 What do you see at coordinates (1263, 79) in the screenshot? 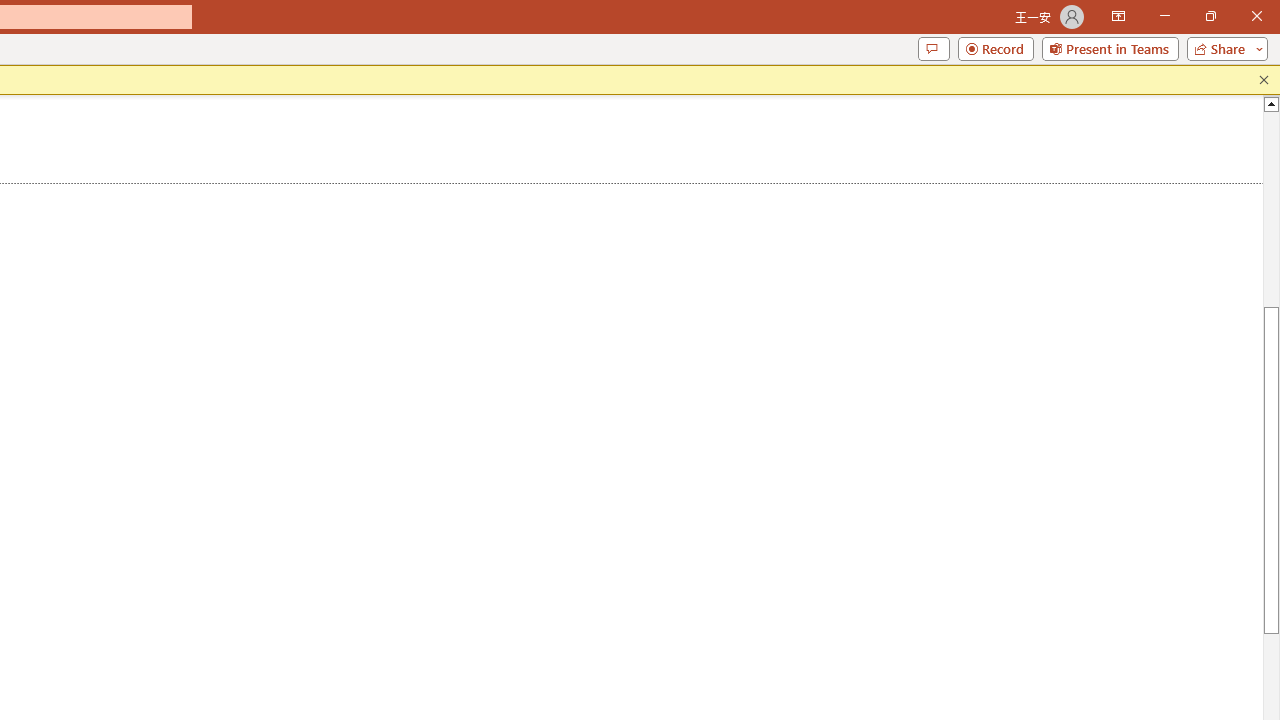
I see `'Close this message'` at bounding box center [1263, 79].